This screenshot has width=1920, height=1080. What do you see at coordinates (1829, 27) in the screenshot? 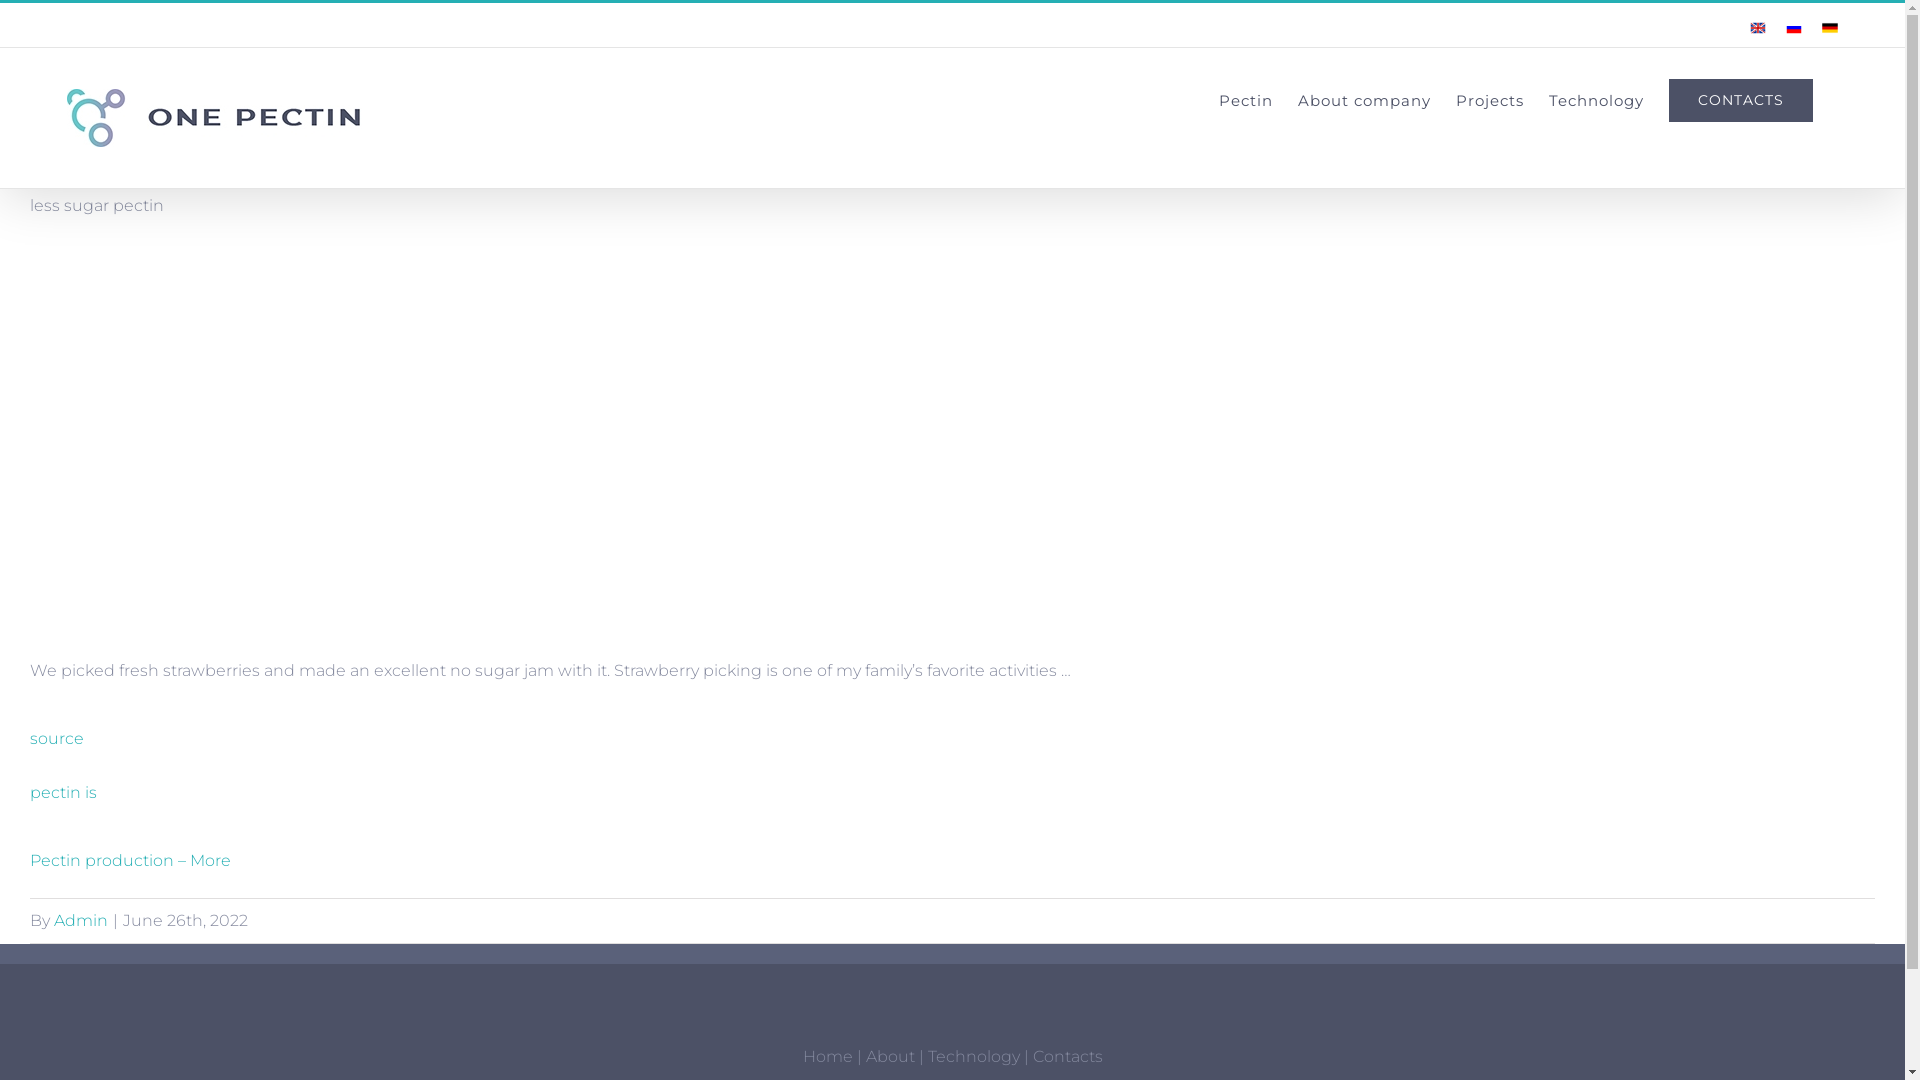
I see `'German'` at bounding box center [1829, 27].